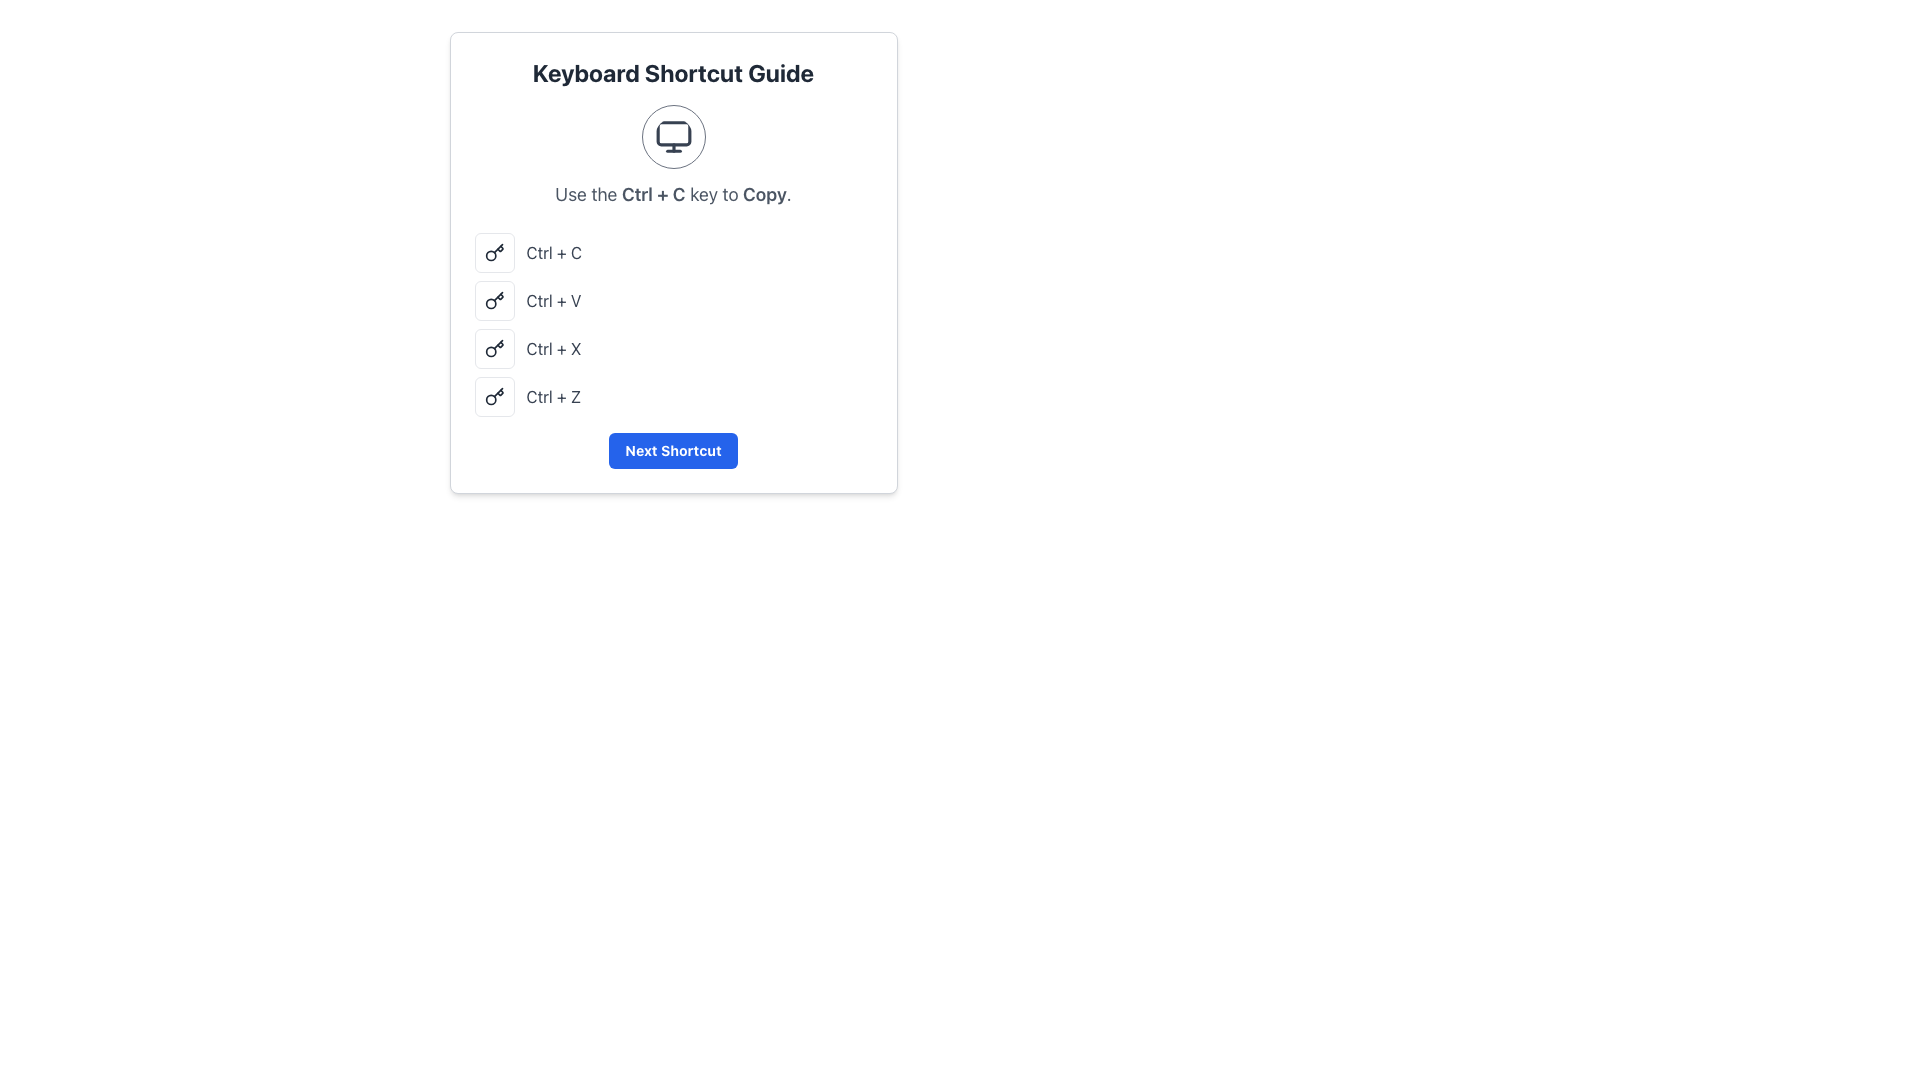 This screenshot has width=1920, height=1080. I want to click on the decorative SVG icon that represents computer usage, located above the text 'Use the Ctrl + C key to Copy.', so click(673, 136).